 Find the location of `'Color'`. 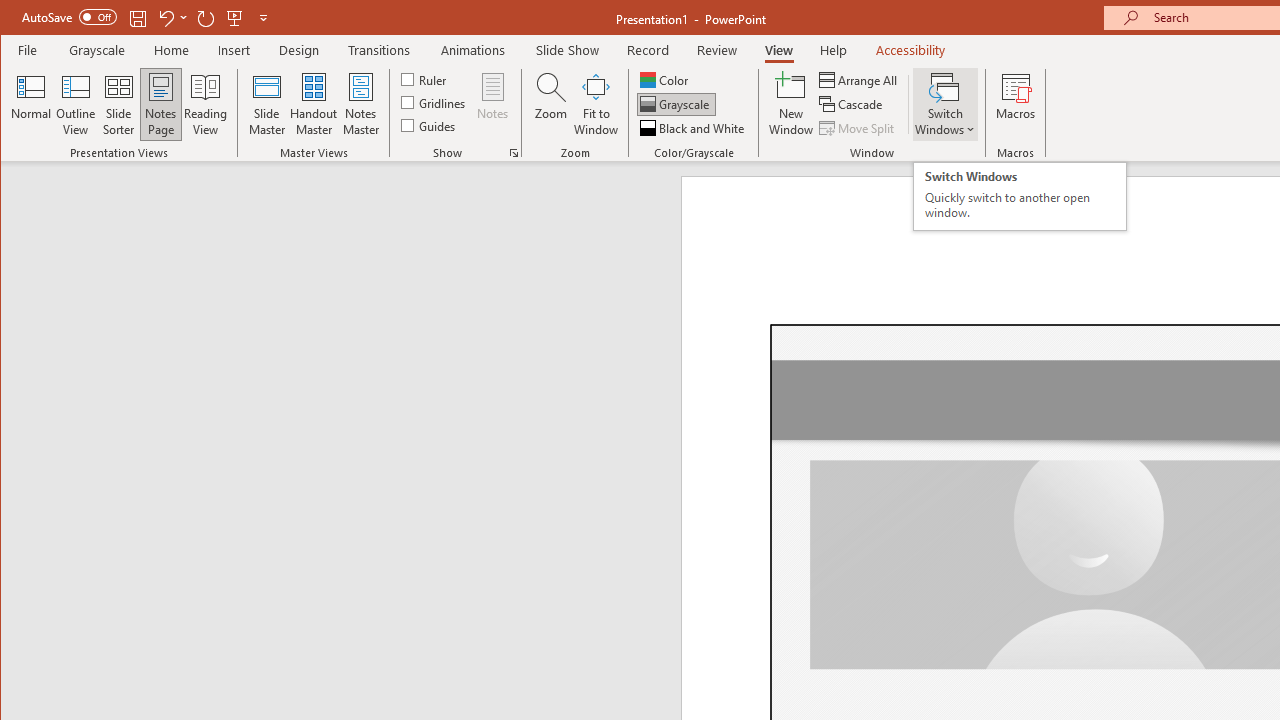

'Color' is located at coordinates (666, 79).